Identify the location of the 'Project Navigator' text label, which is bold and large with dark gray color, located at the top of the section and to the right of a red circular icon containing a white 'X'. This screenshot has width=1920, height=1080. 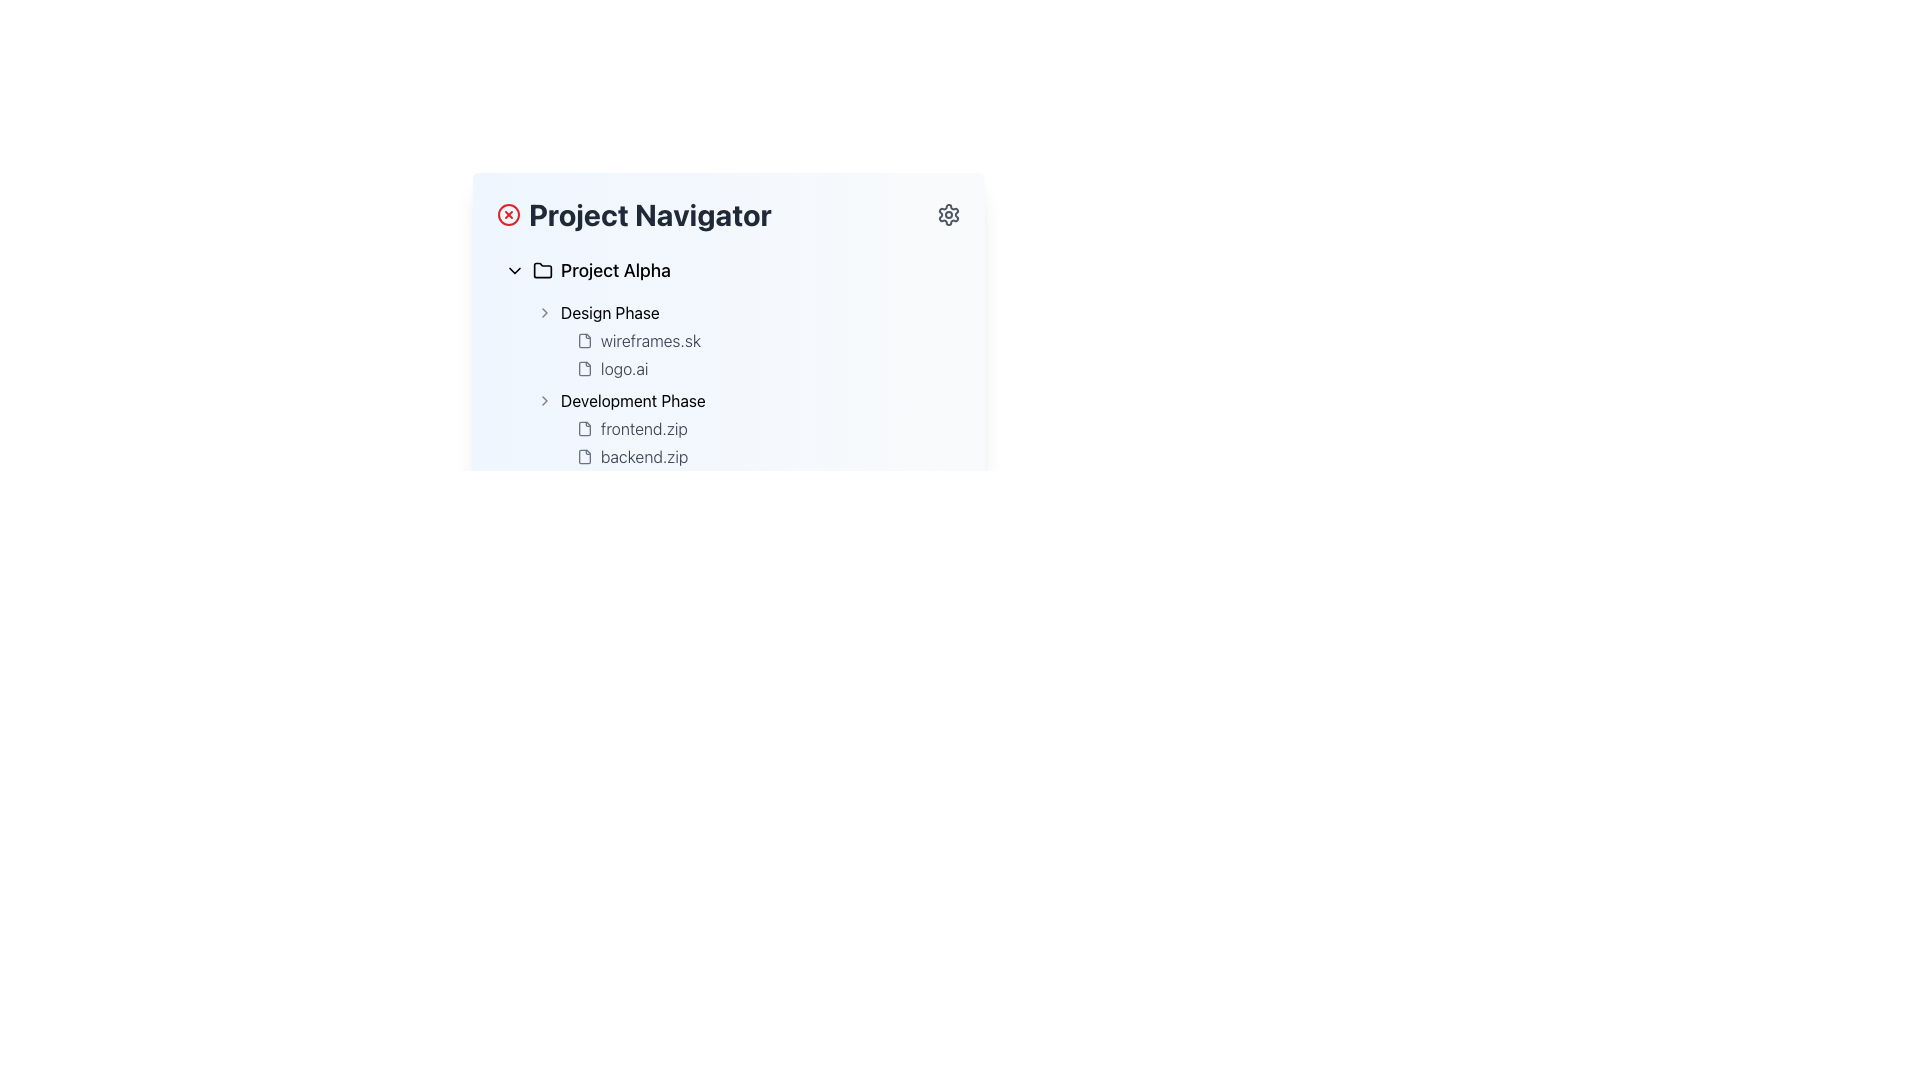
(633, 215).